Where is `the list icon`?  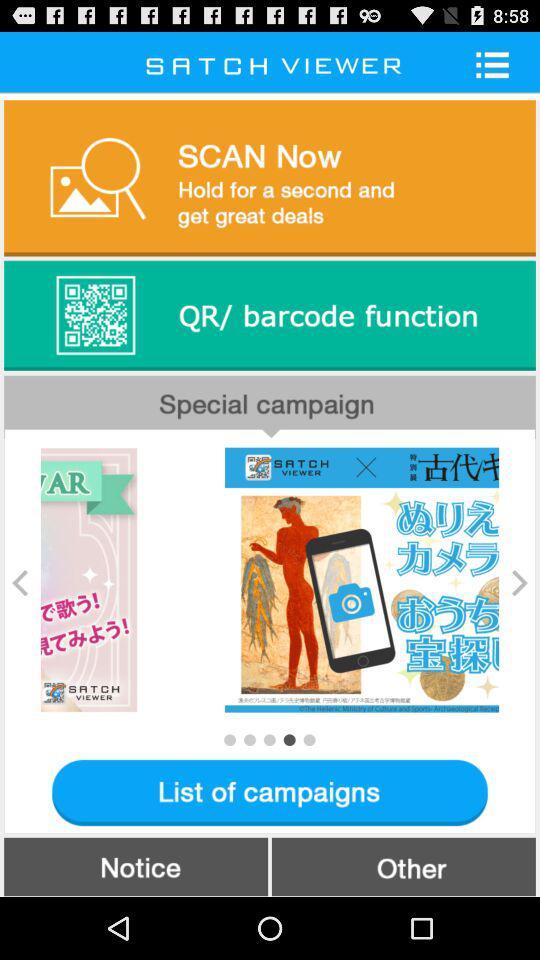
the list icon is located at coordinates (498, 68).